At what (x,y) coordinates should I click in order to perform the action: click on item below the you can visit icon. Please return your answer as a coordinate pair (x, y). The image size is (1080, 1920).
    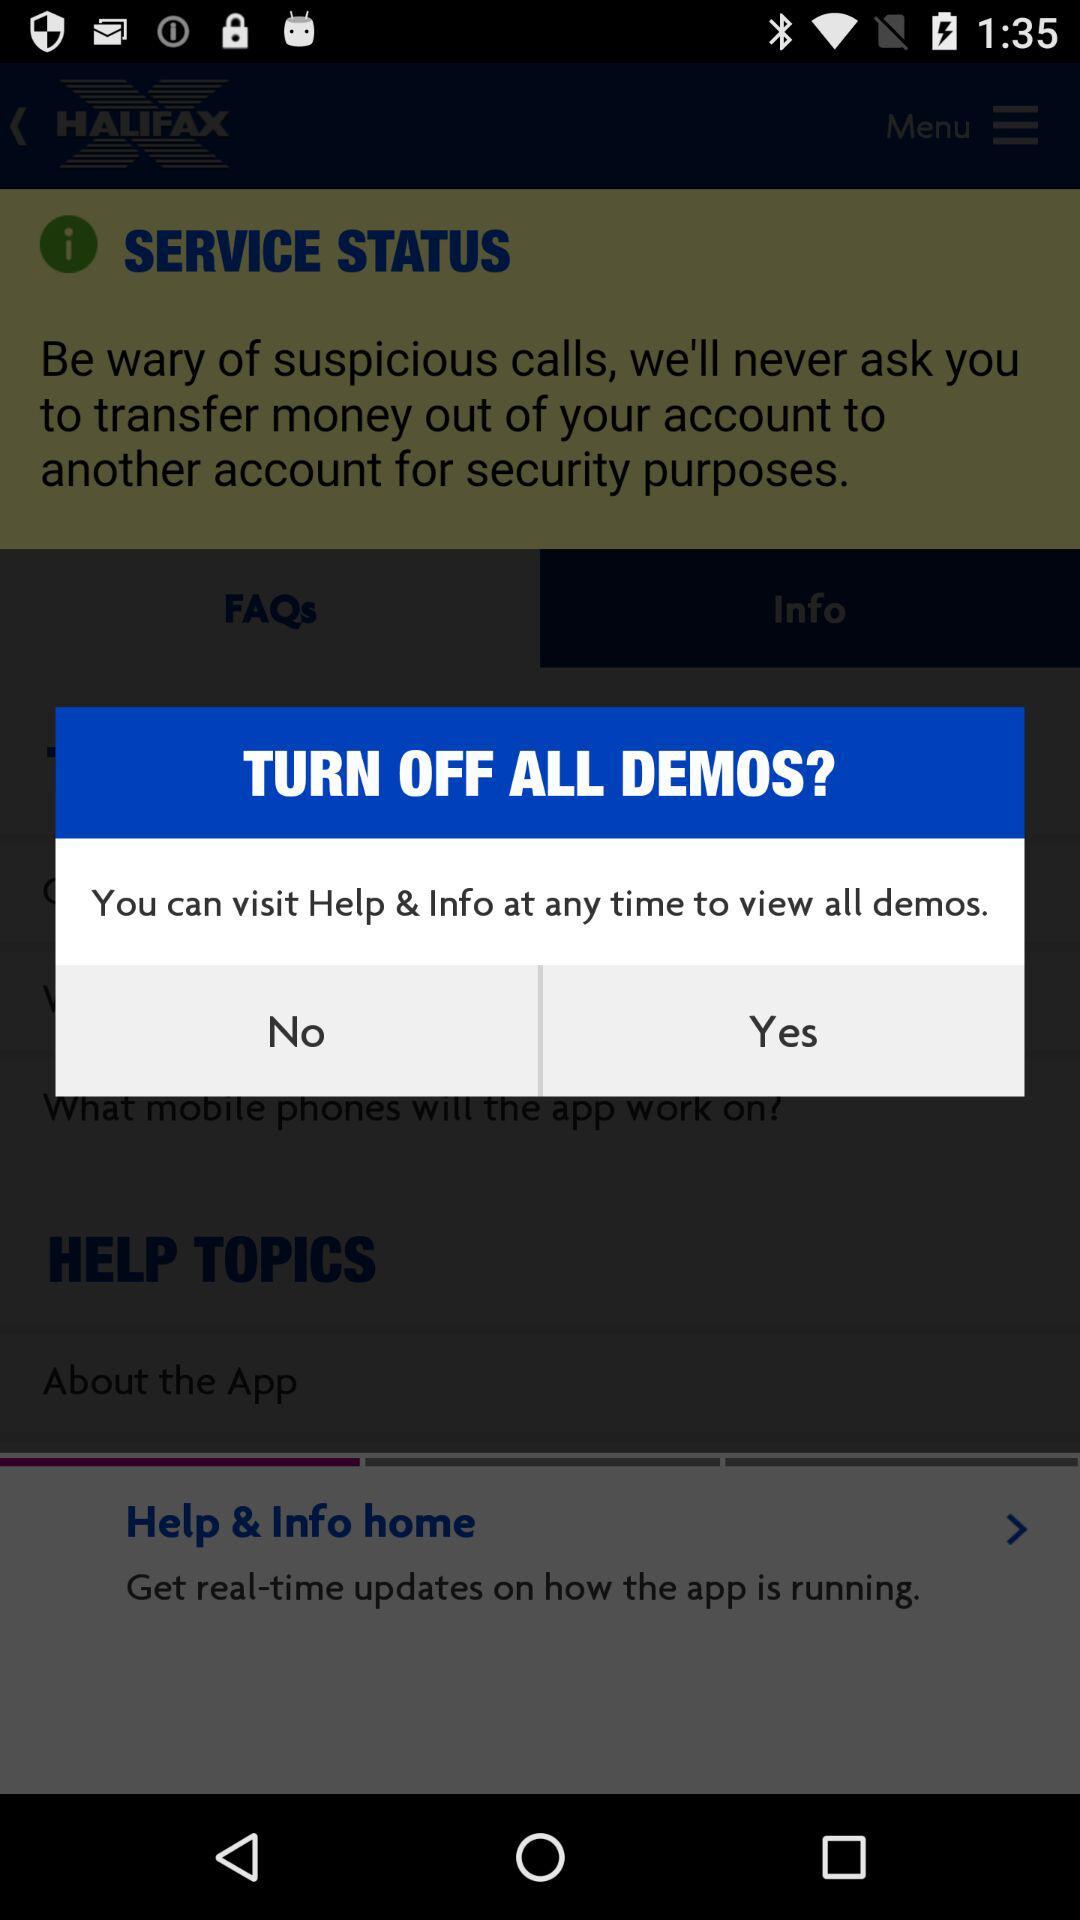
    Looking at the image, I should click on (782, 1030).